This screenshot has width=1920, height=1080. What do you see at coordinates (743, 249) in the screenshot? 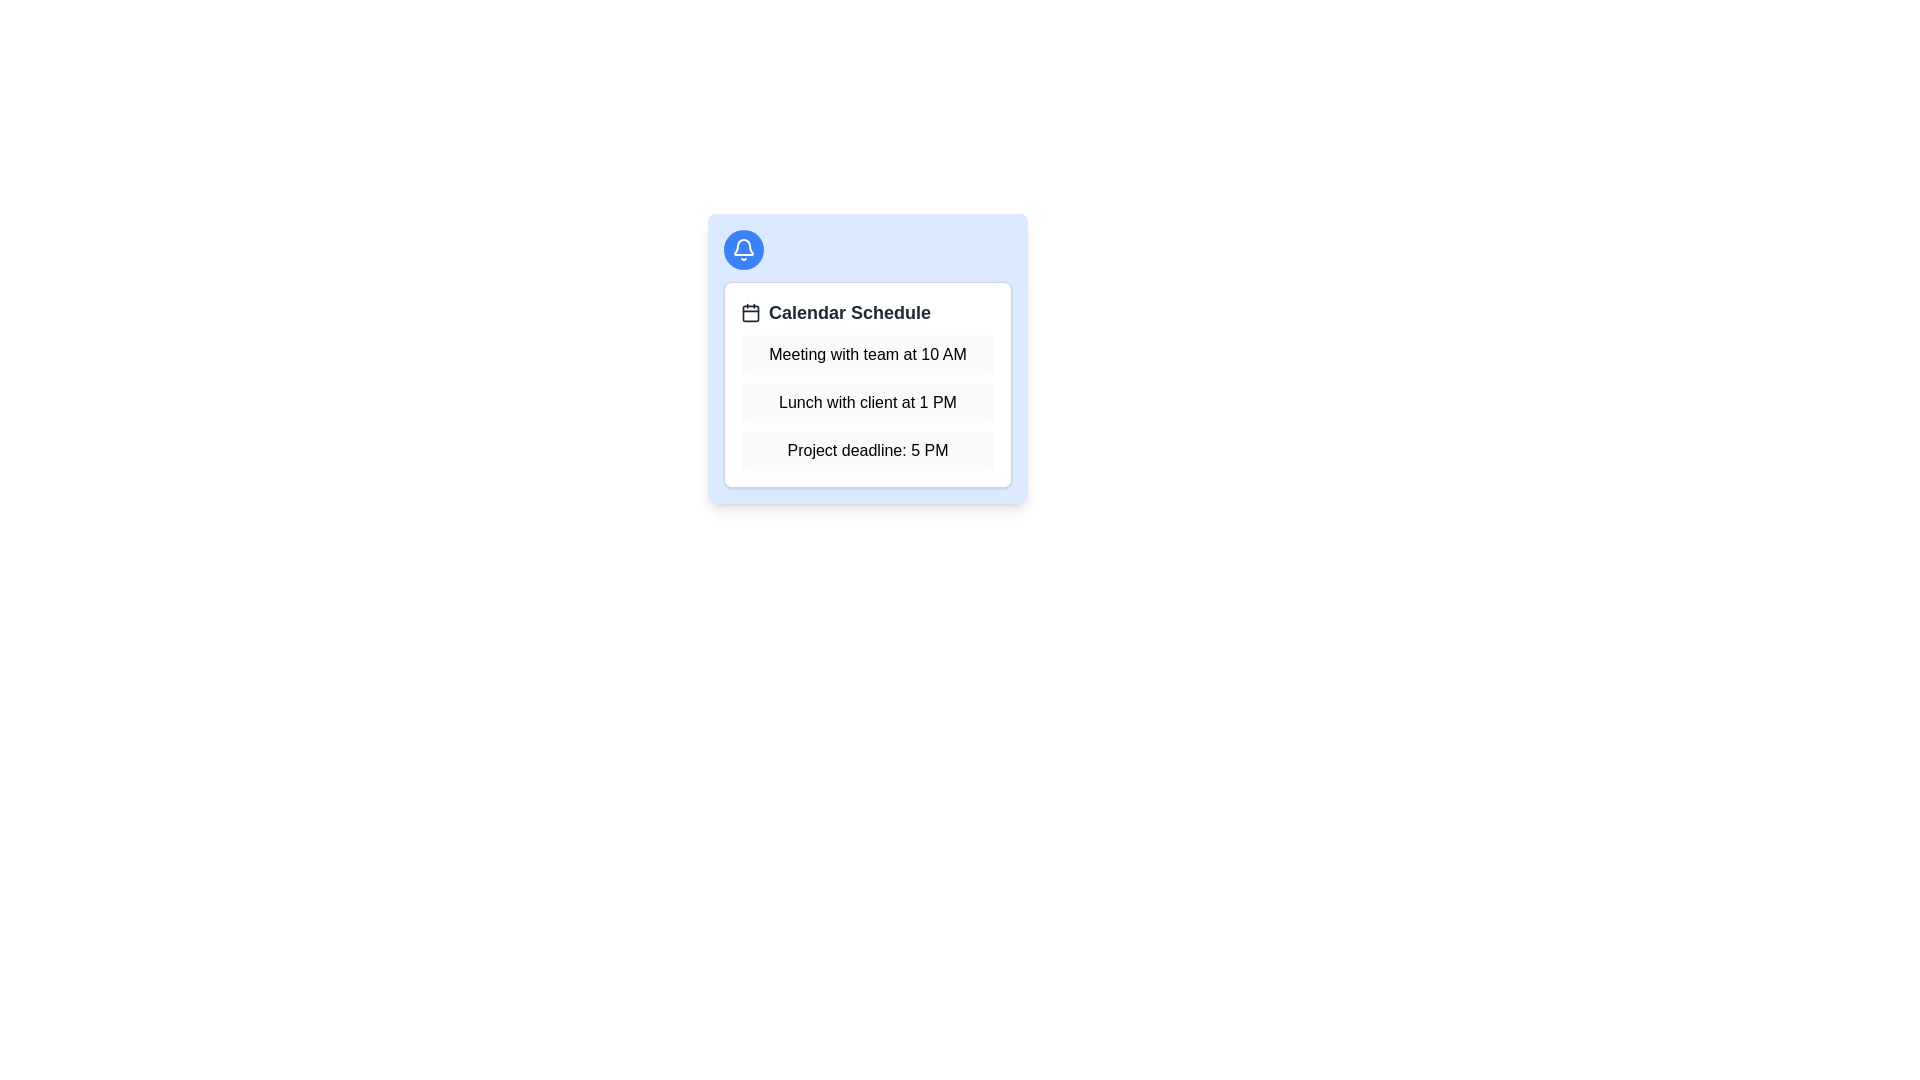
I see `the notification icon located at the top-left corner of the rounded blue button to interact with it` at bounding box center [743, 249].